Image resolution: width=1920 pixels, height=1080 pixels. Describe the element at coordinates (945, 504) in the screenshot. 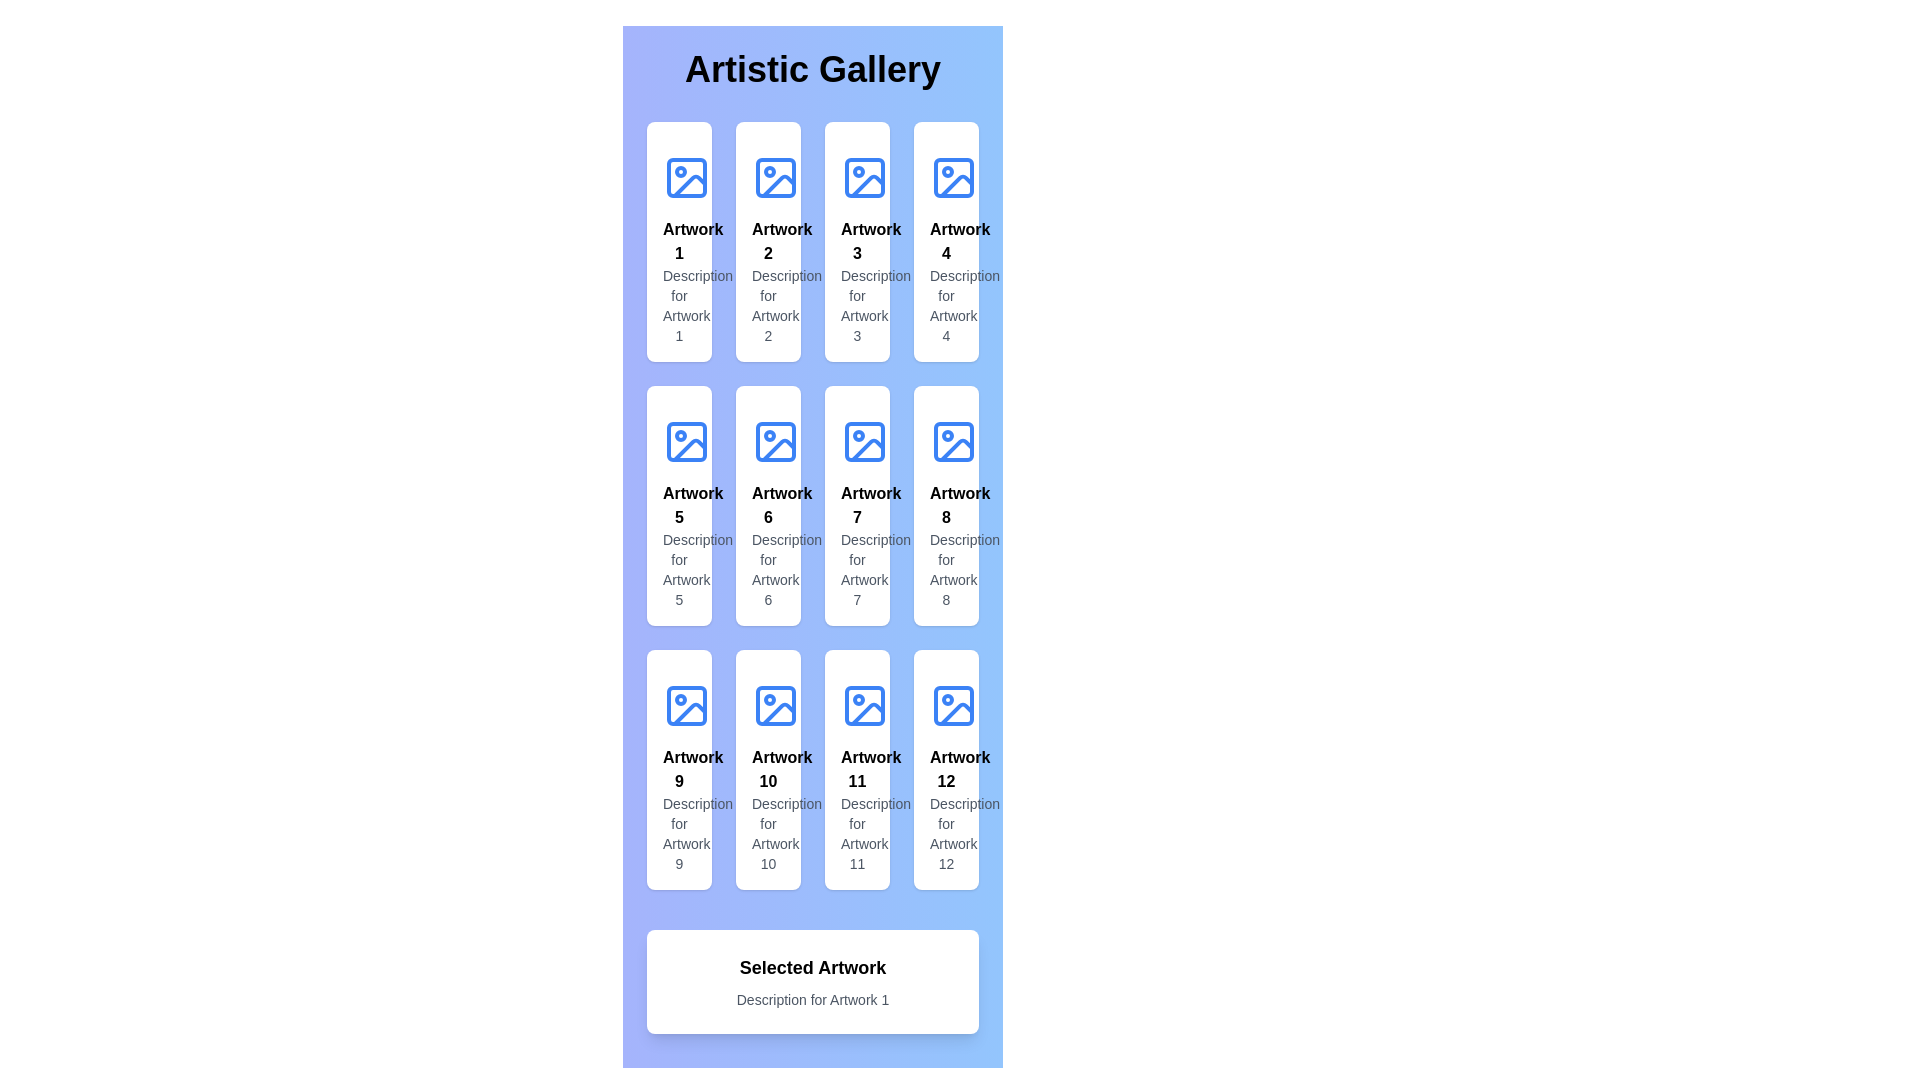

I see `the text element labeled 'Artwork 8', which is bold and centered within a card` at that location.